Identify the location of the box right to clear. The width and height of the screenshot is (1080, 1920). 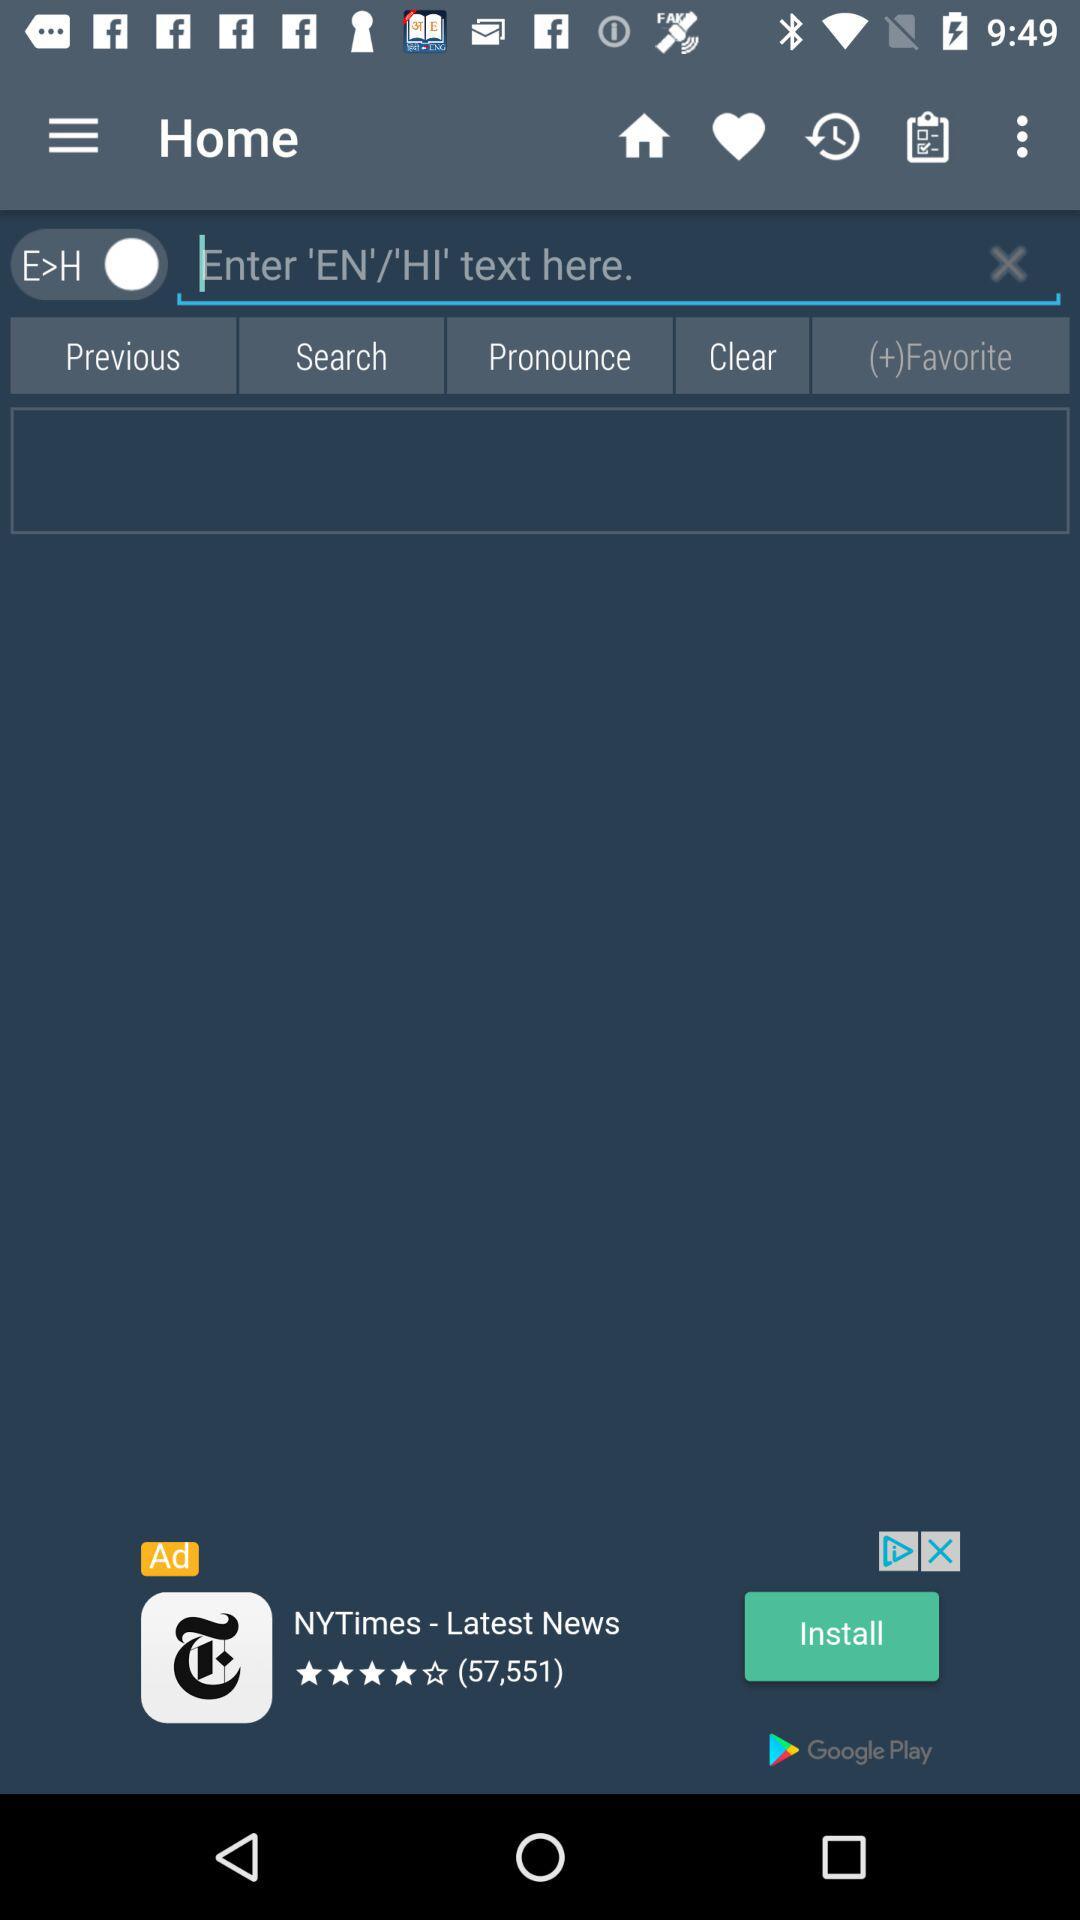
(941, 355).